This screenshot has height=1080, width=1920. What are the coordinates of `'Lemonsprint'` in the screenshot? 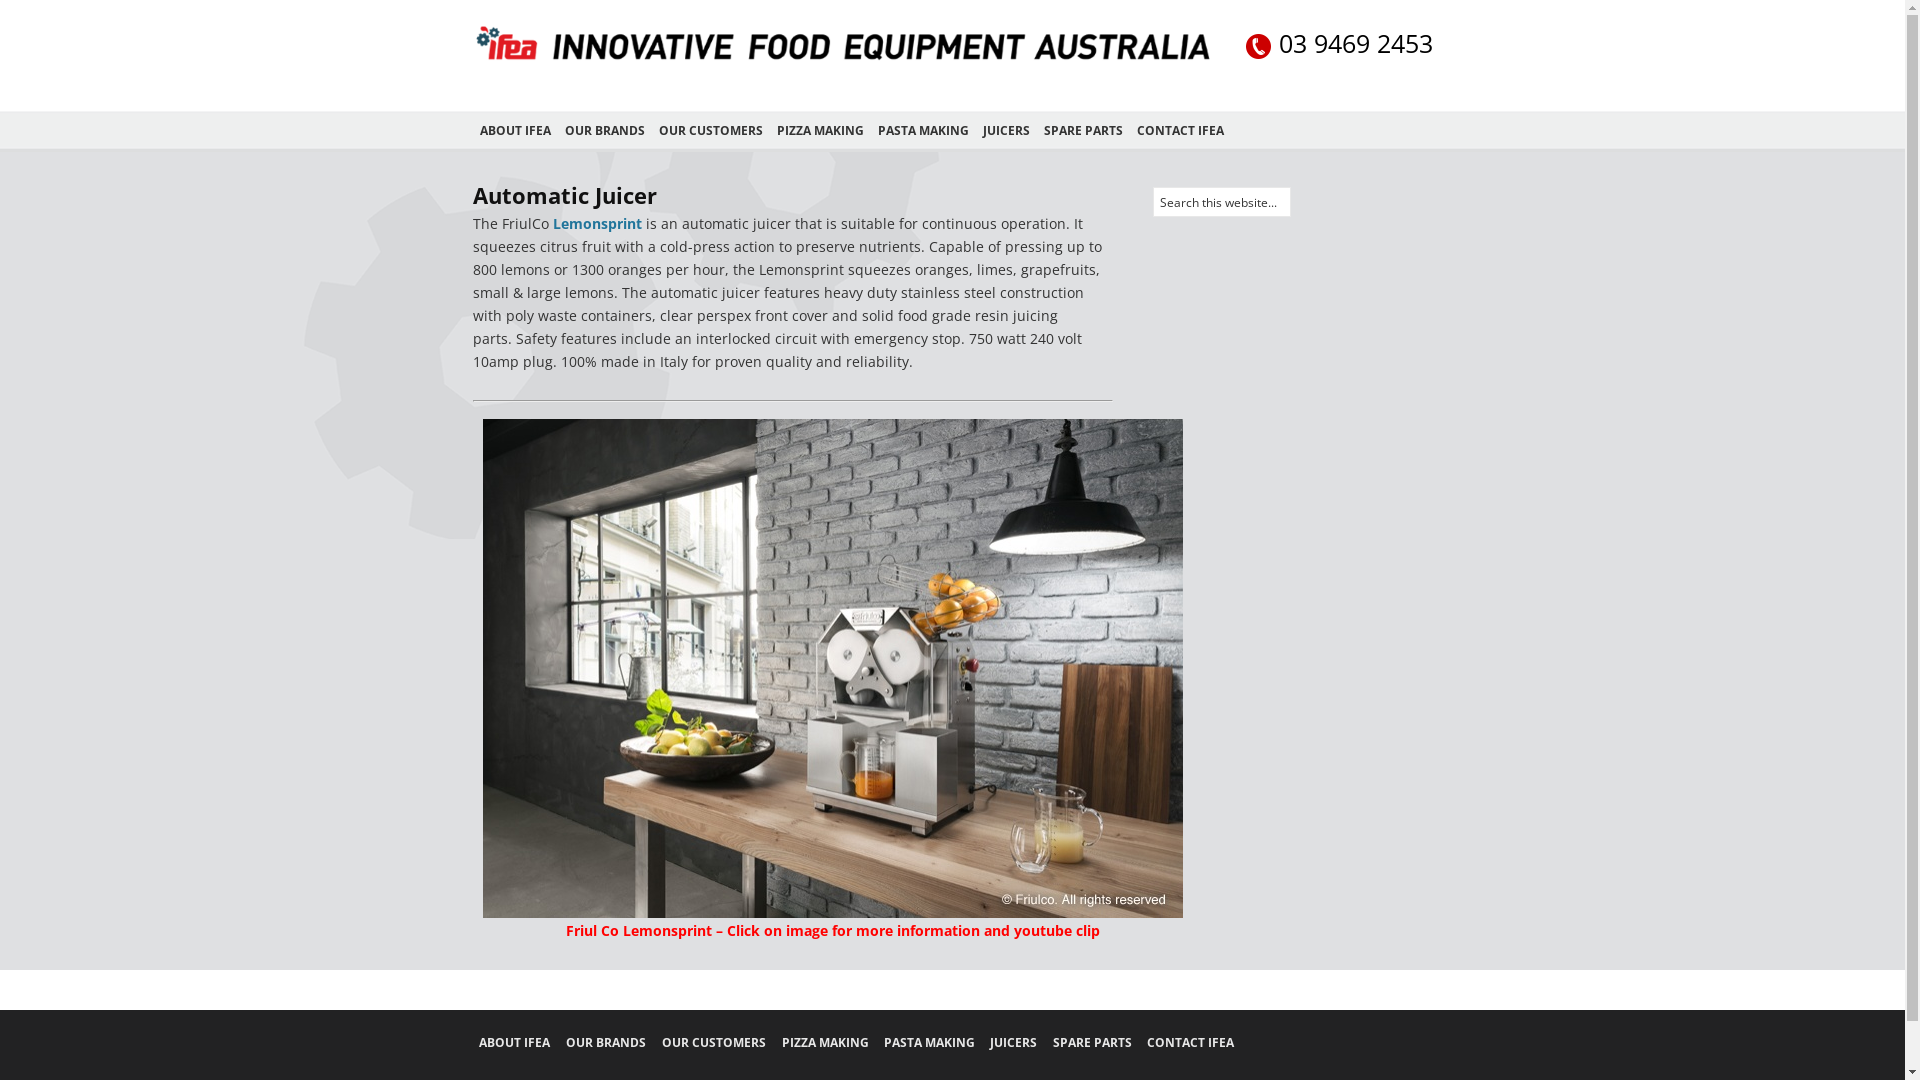 It's located at (595, 223).